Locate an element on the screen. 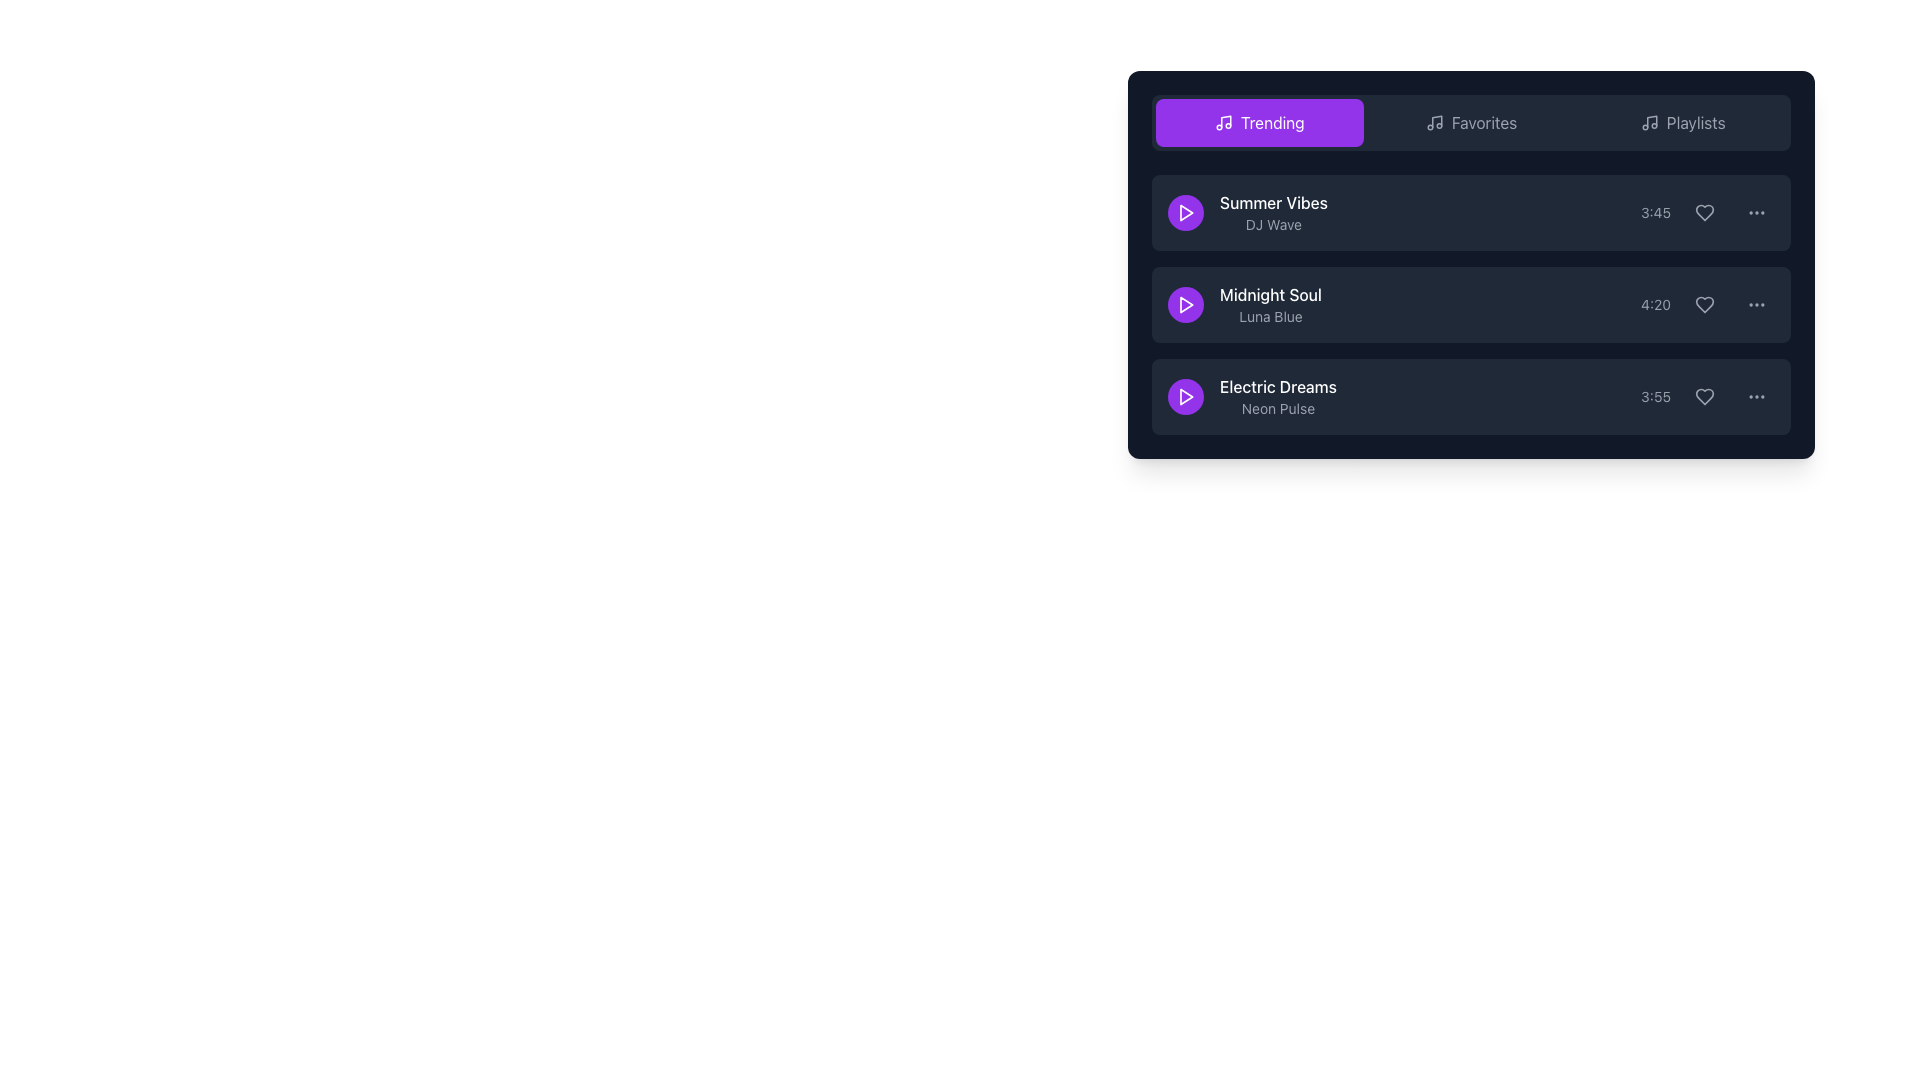 The height and width of the screenshot is (1080, 1920). text displayed in the text block with the title 'Midnight Soul' in bold white font and 'Luna Blue' in smaller gray font underneath, located in the second row of the playlist list is located at coordinates (1270, 304).